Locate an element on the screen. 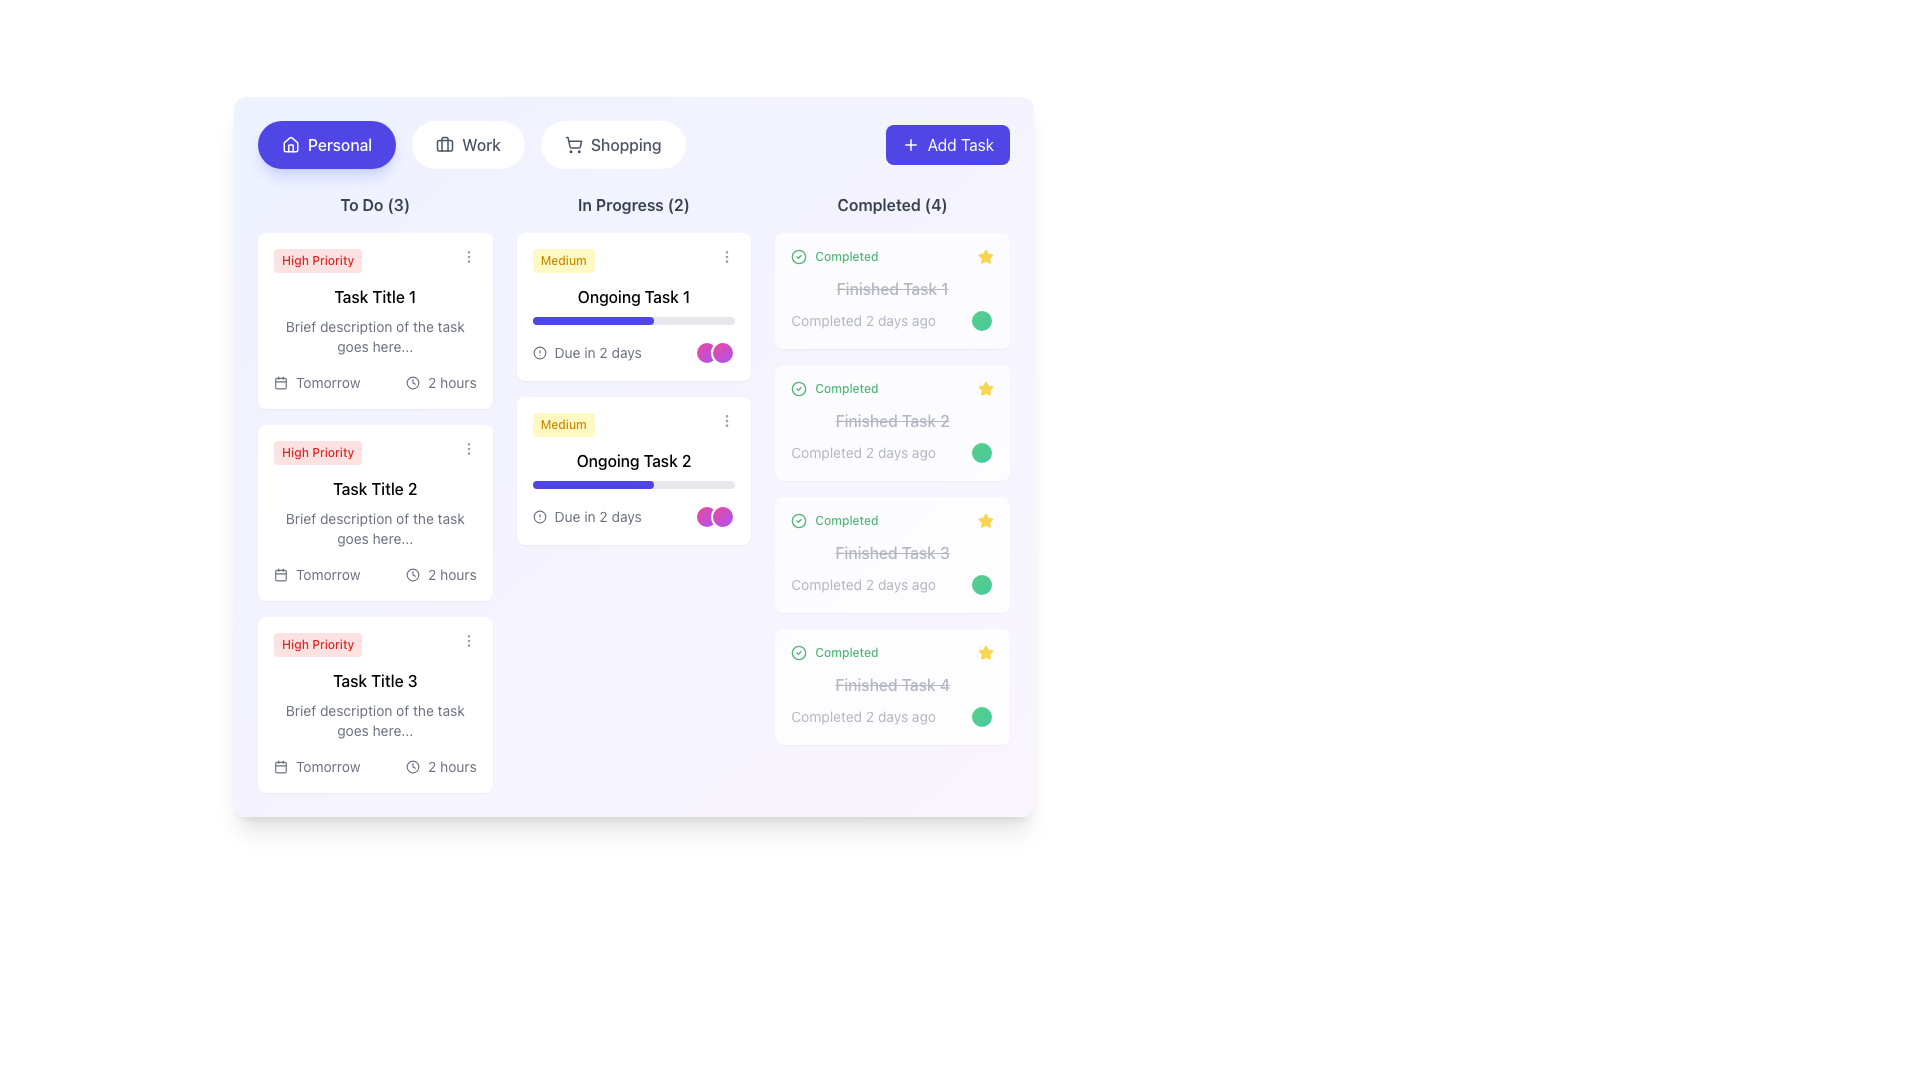  the text label displaying 'Ongoing Task 2', which is part of the ongoing task card under the 'In Progress' category, positioned below the label 'Medium' is located at coordinates (632, 461).